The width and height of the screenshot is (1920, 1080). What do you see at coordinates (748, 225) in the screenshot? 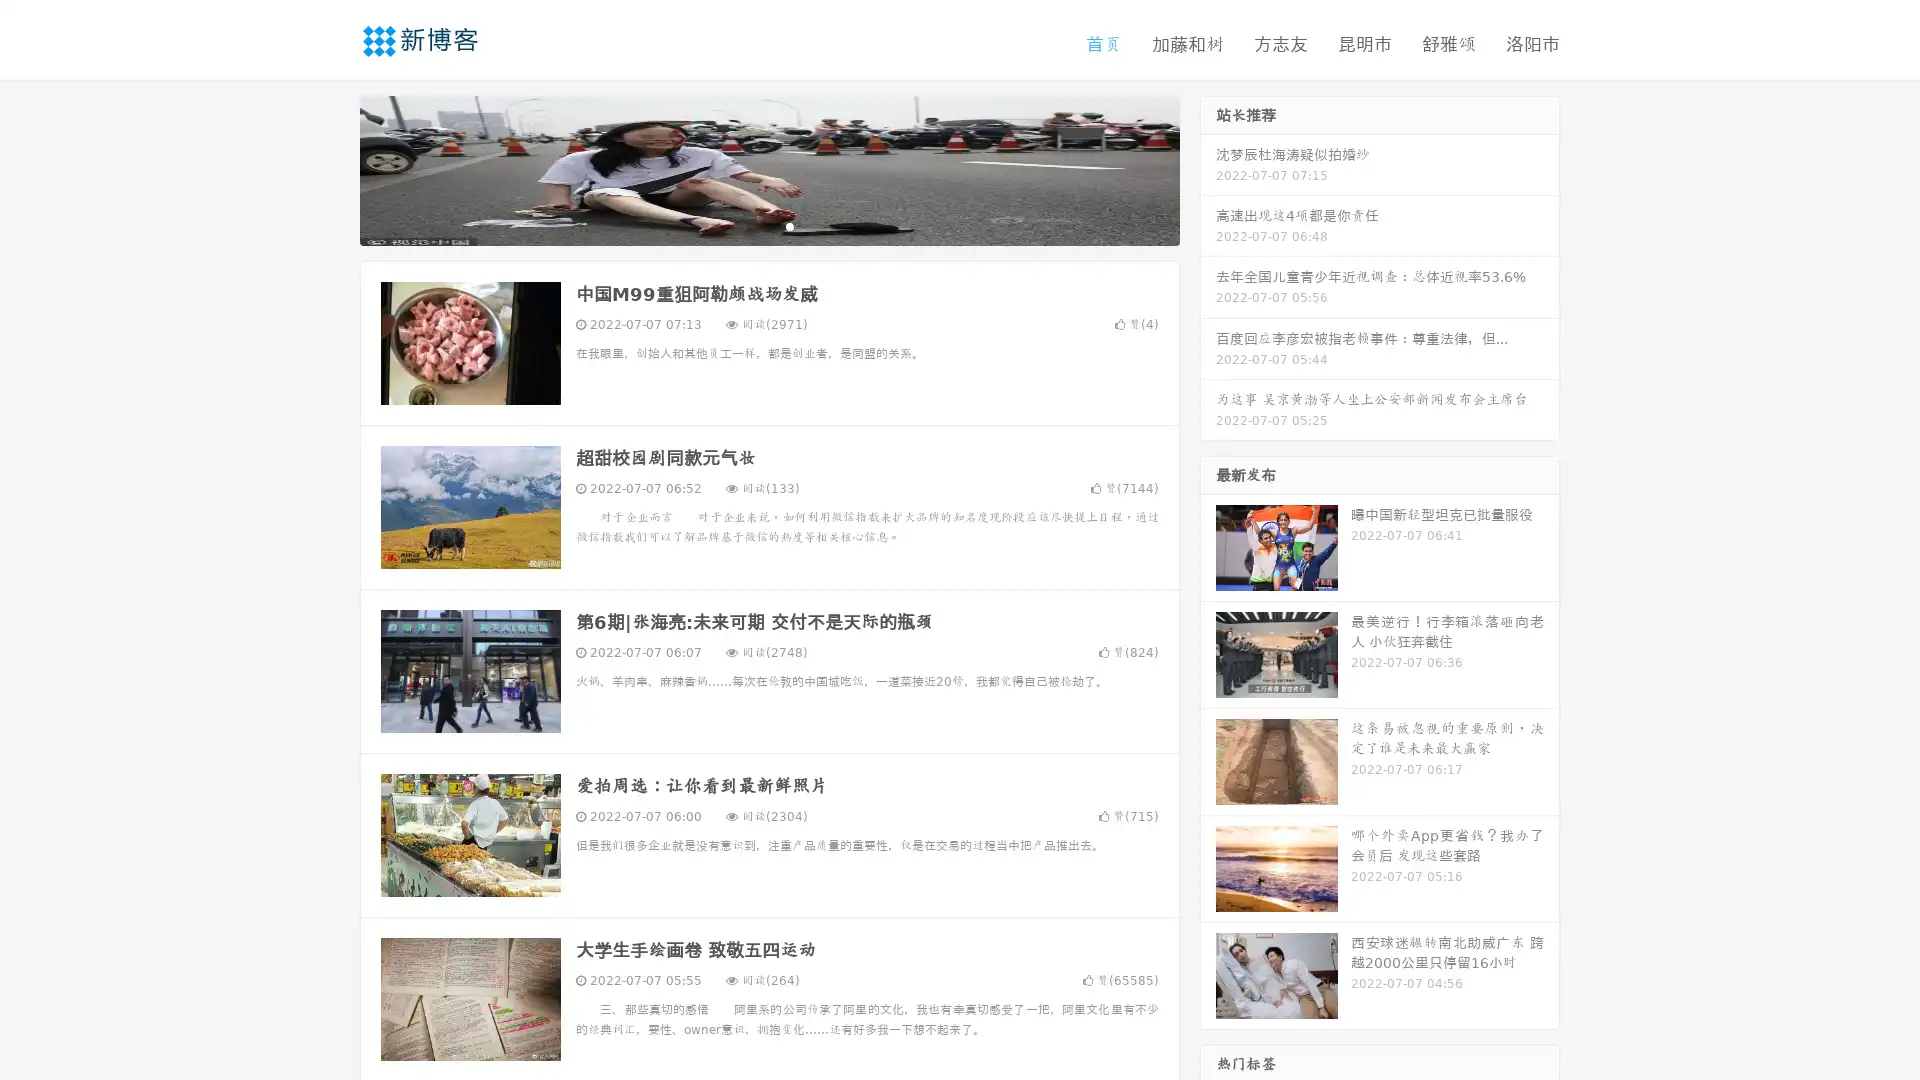
I see `Go to slide 1` at bounding box center [748, 225].